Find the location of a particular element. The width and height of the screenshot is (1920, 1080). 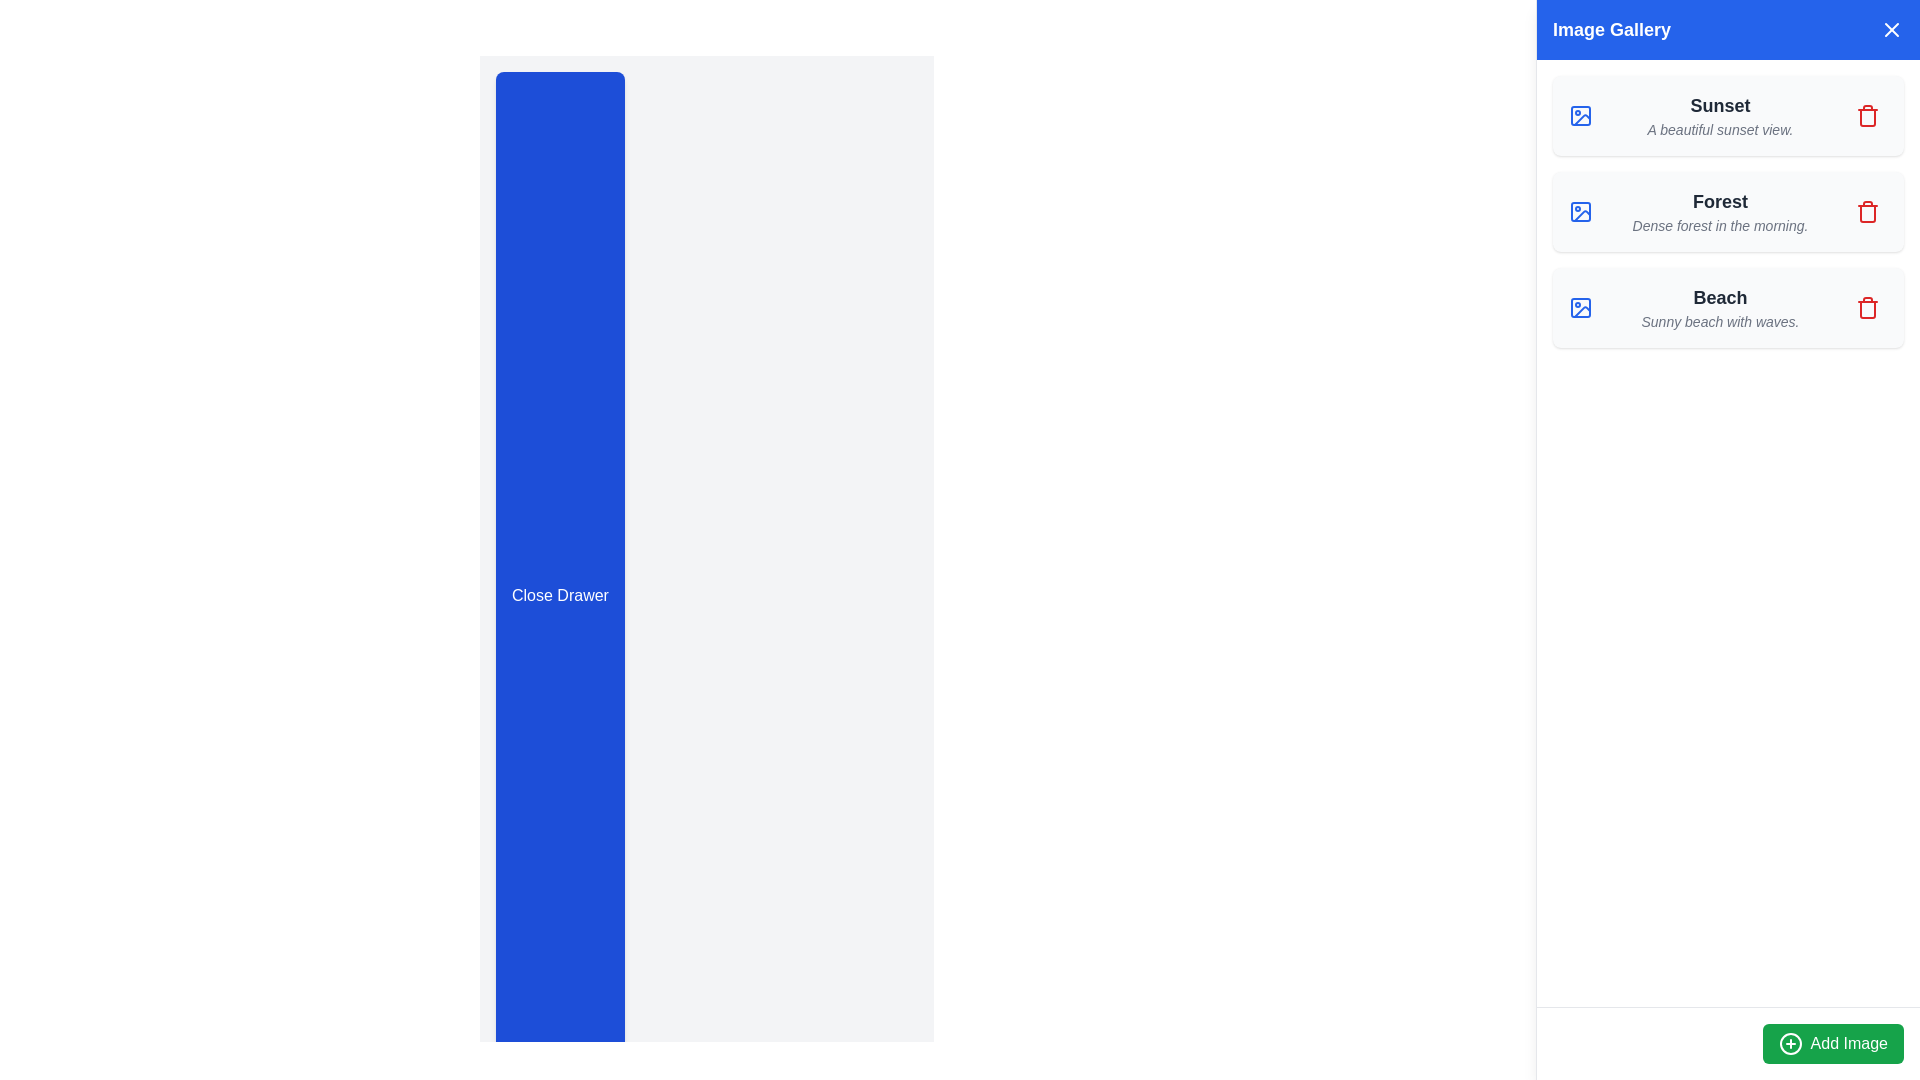

the close button located at the top-right corner of the 'Image Gallery' panel is located at coordinates (1890, 30).